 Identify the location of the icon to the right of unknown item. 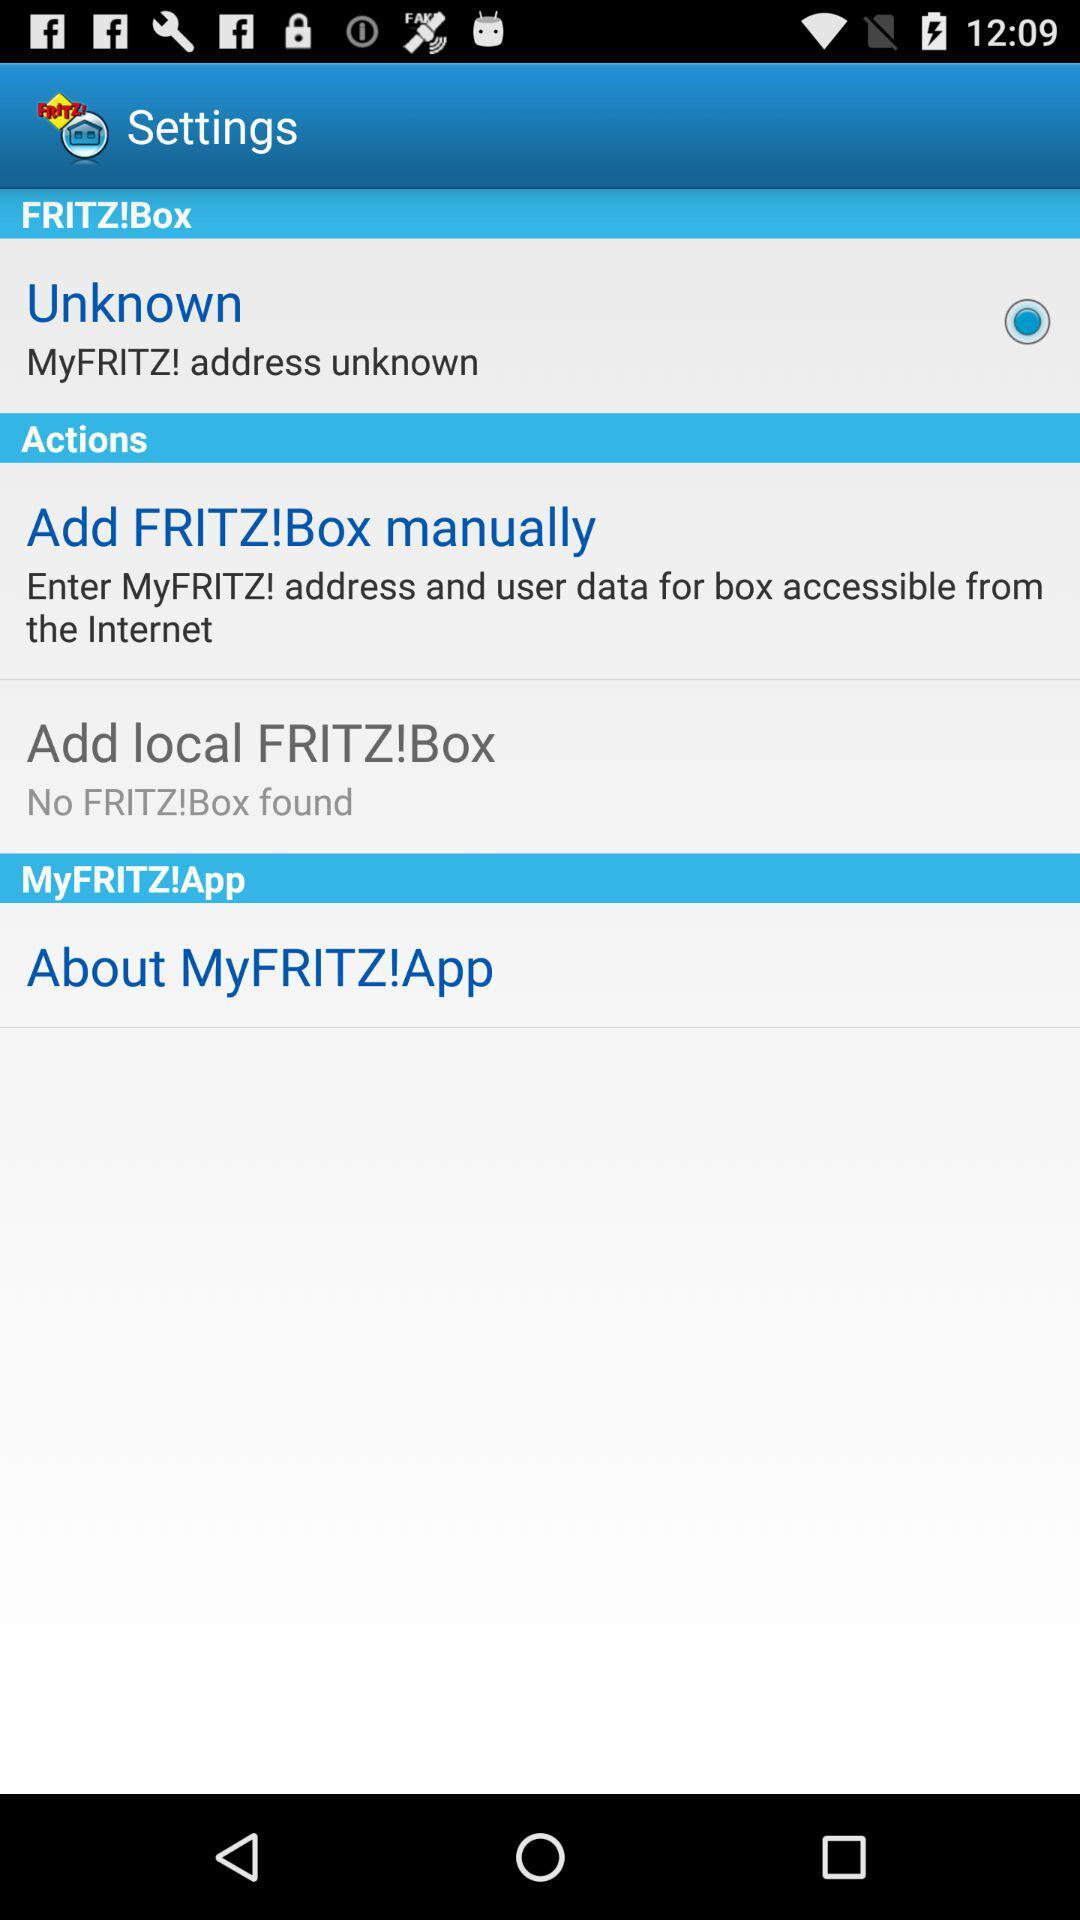
(1027, 321).